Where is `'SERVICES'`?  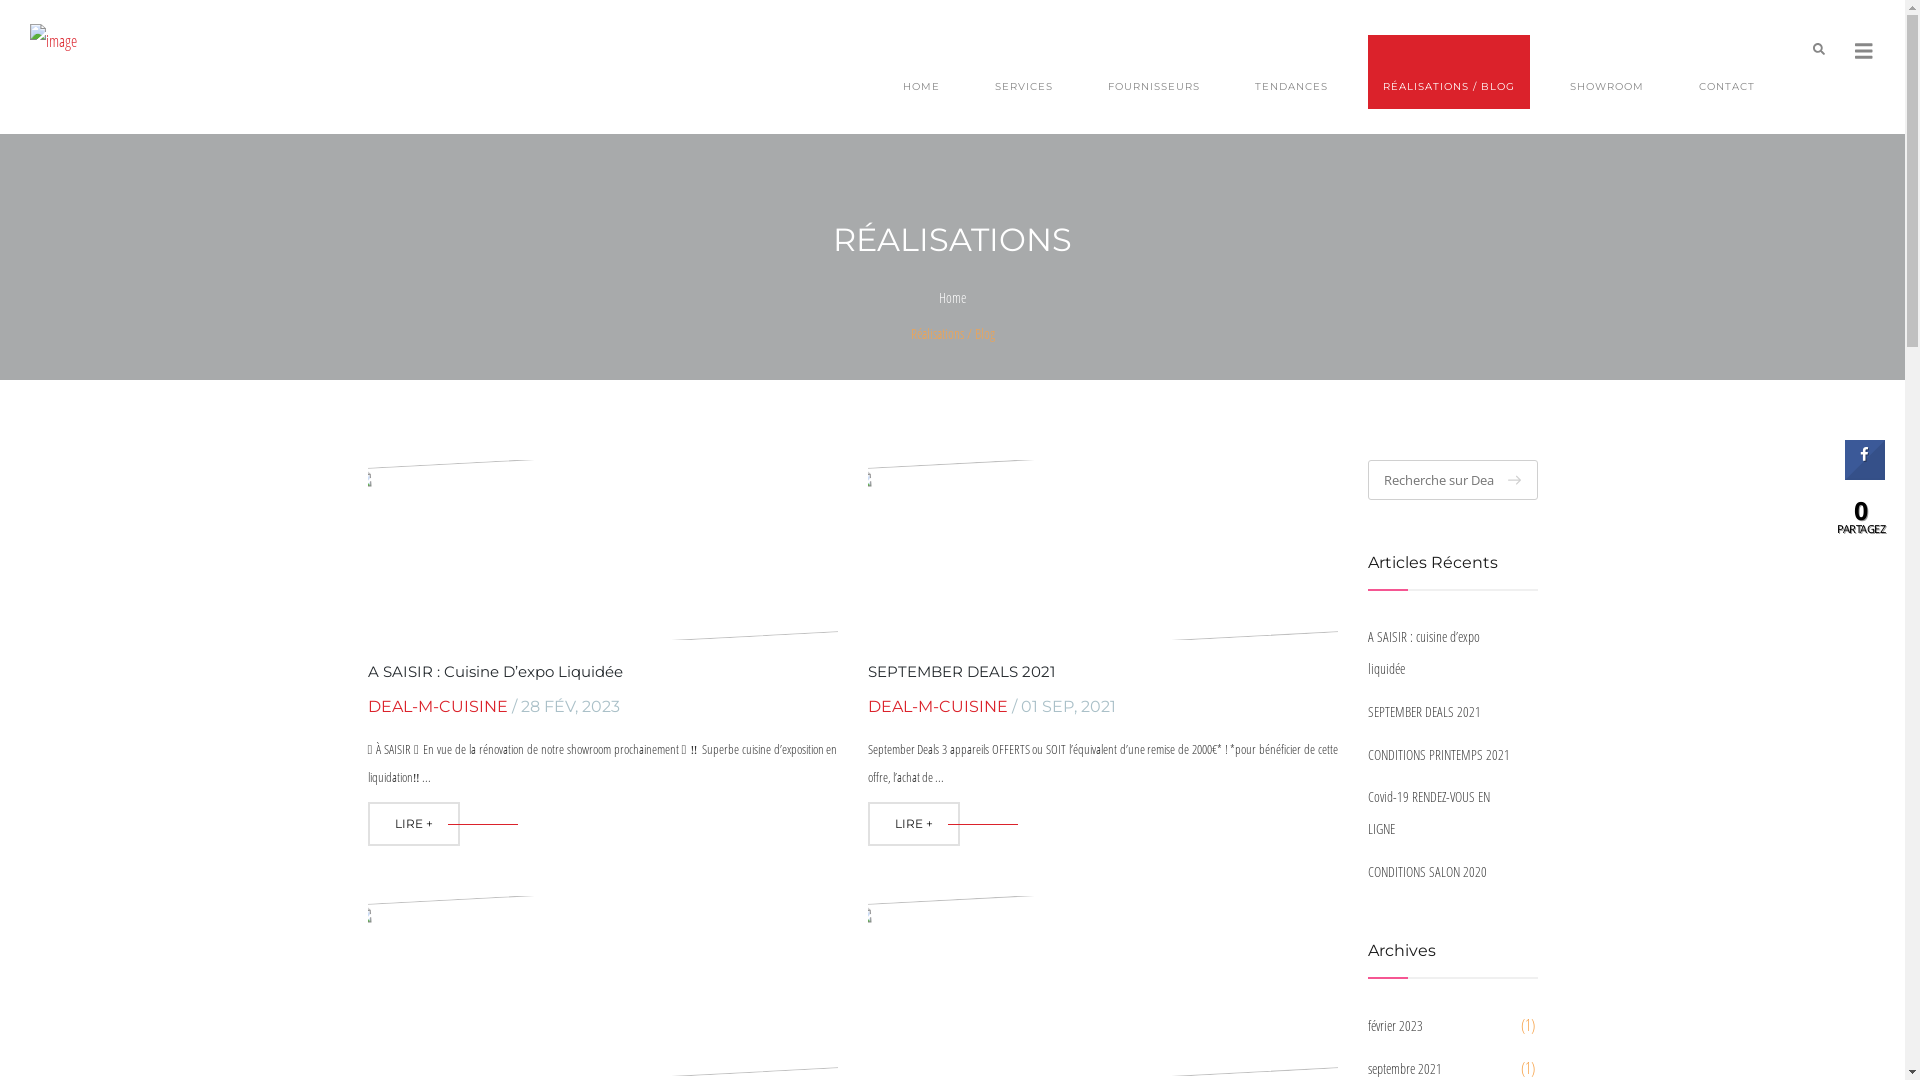 'SERVICES' is located at coordinates (979, 71).